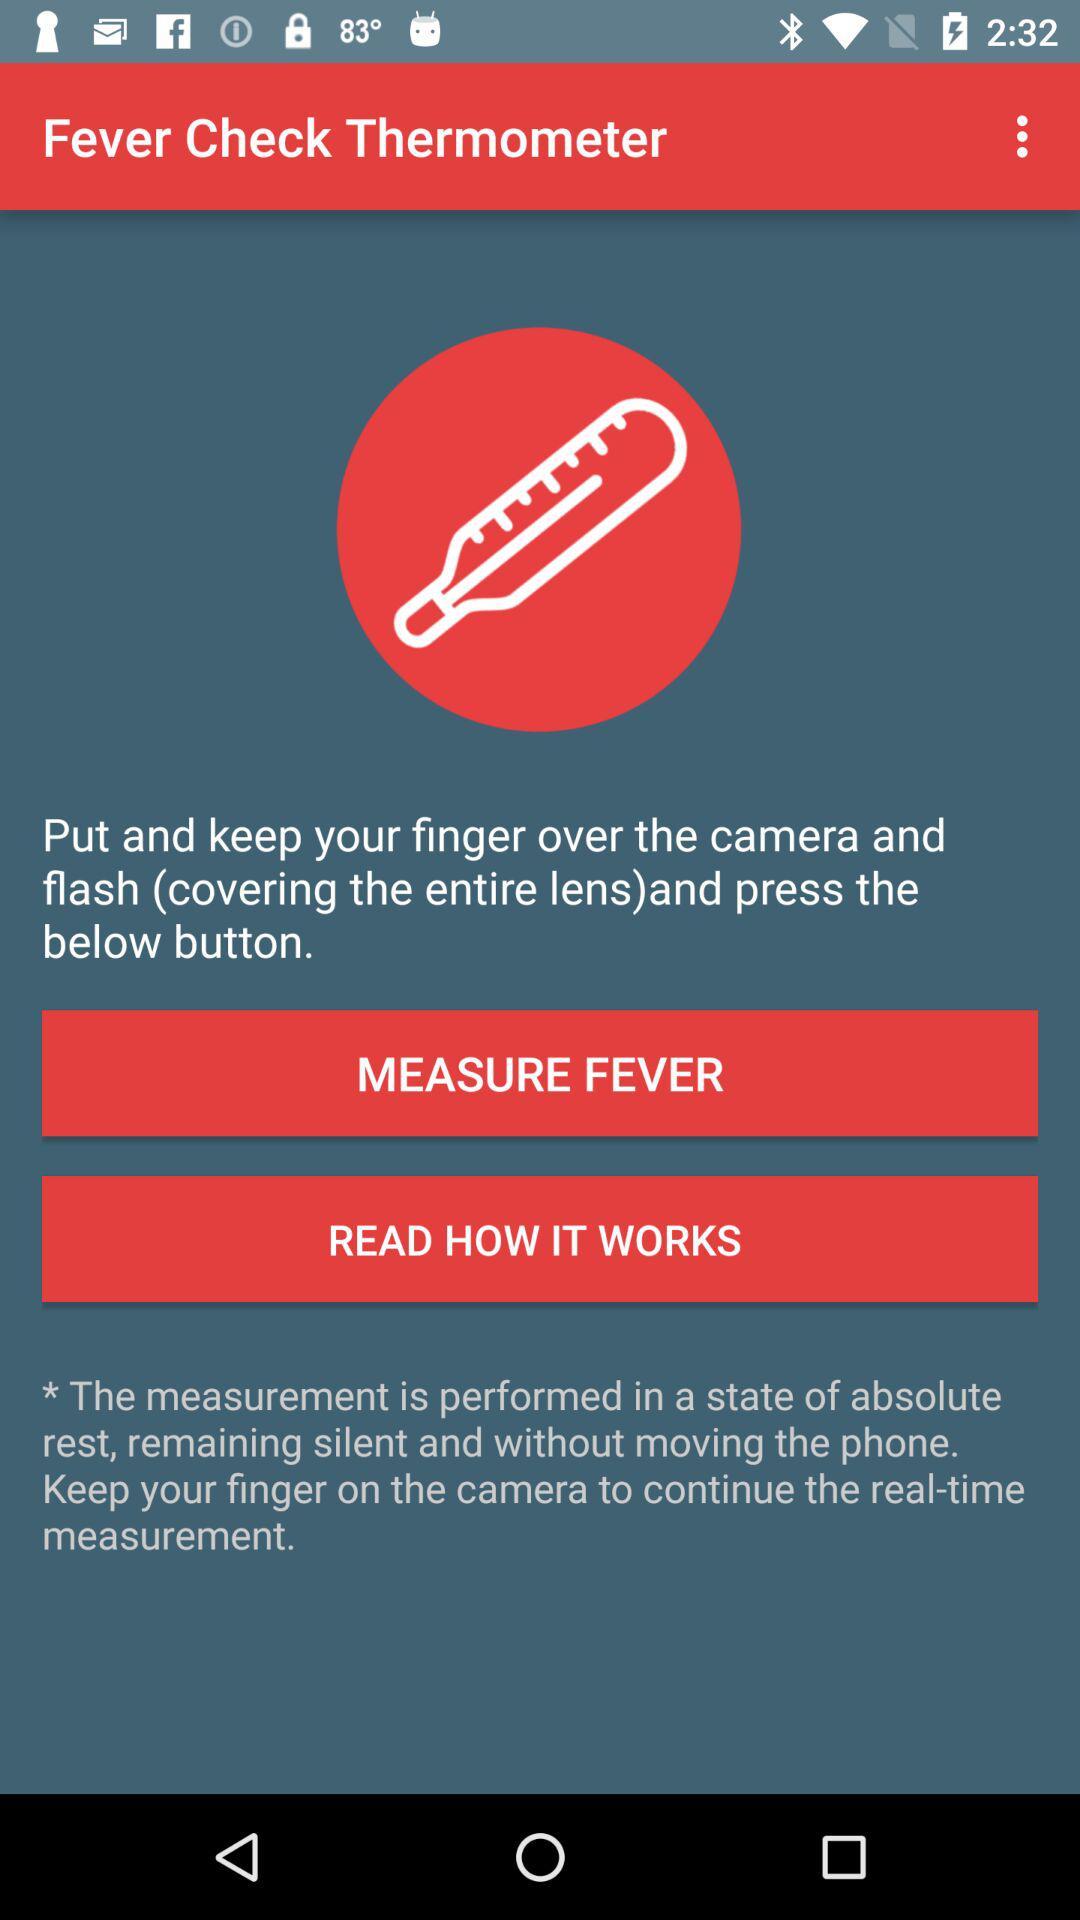  What do you see at coordinates (540, 1072) in the screenshot?
I see `measure fever icon` at bounding box center [540, 1072].